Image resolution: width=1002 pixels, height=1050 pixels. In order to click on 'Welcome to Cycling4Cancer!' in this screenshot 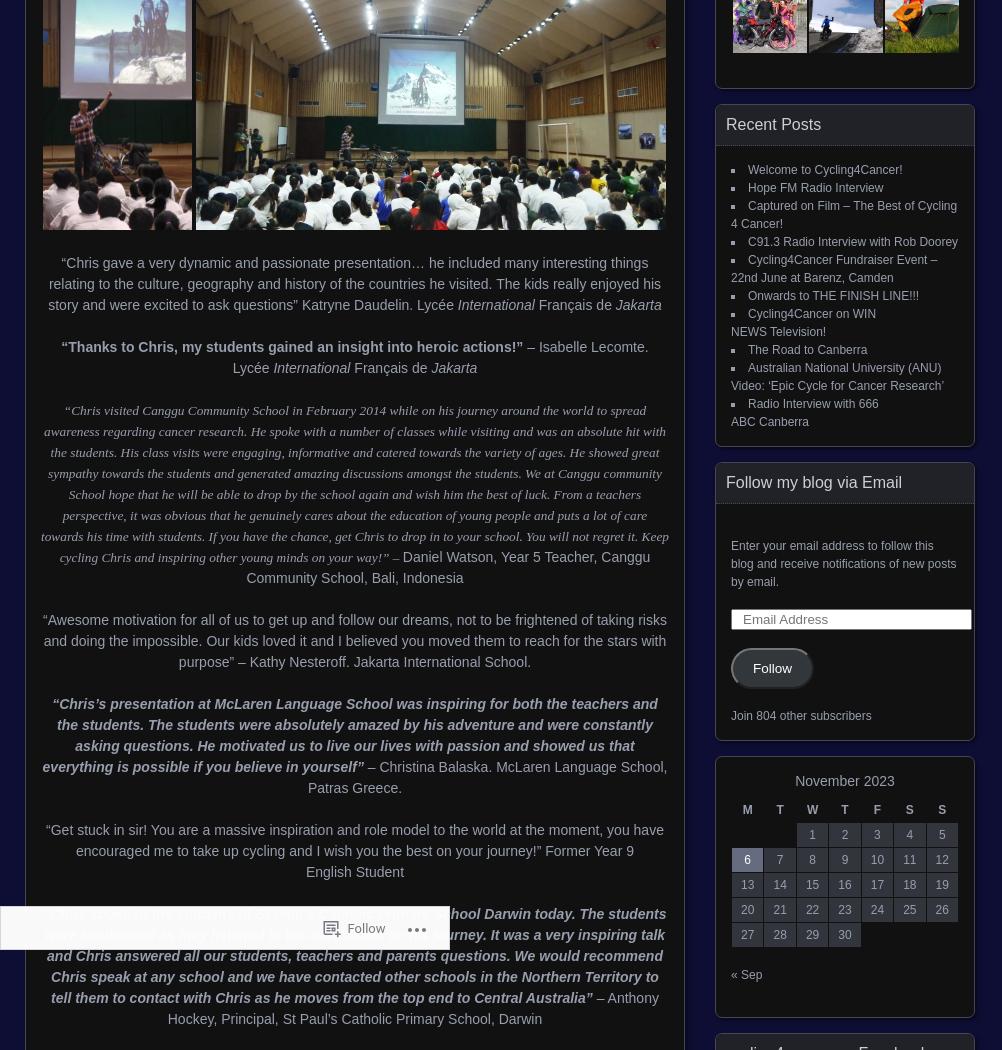, I will do `click(824, 169)`.